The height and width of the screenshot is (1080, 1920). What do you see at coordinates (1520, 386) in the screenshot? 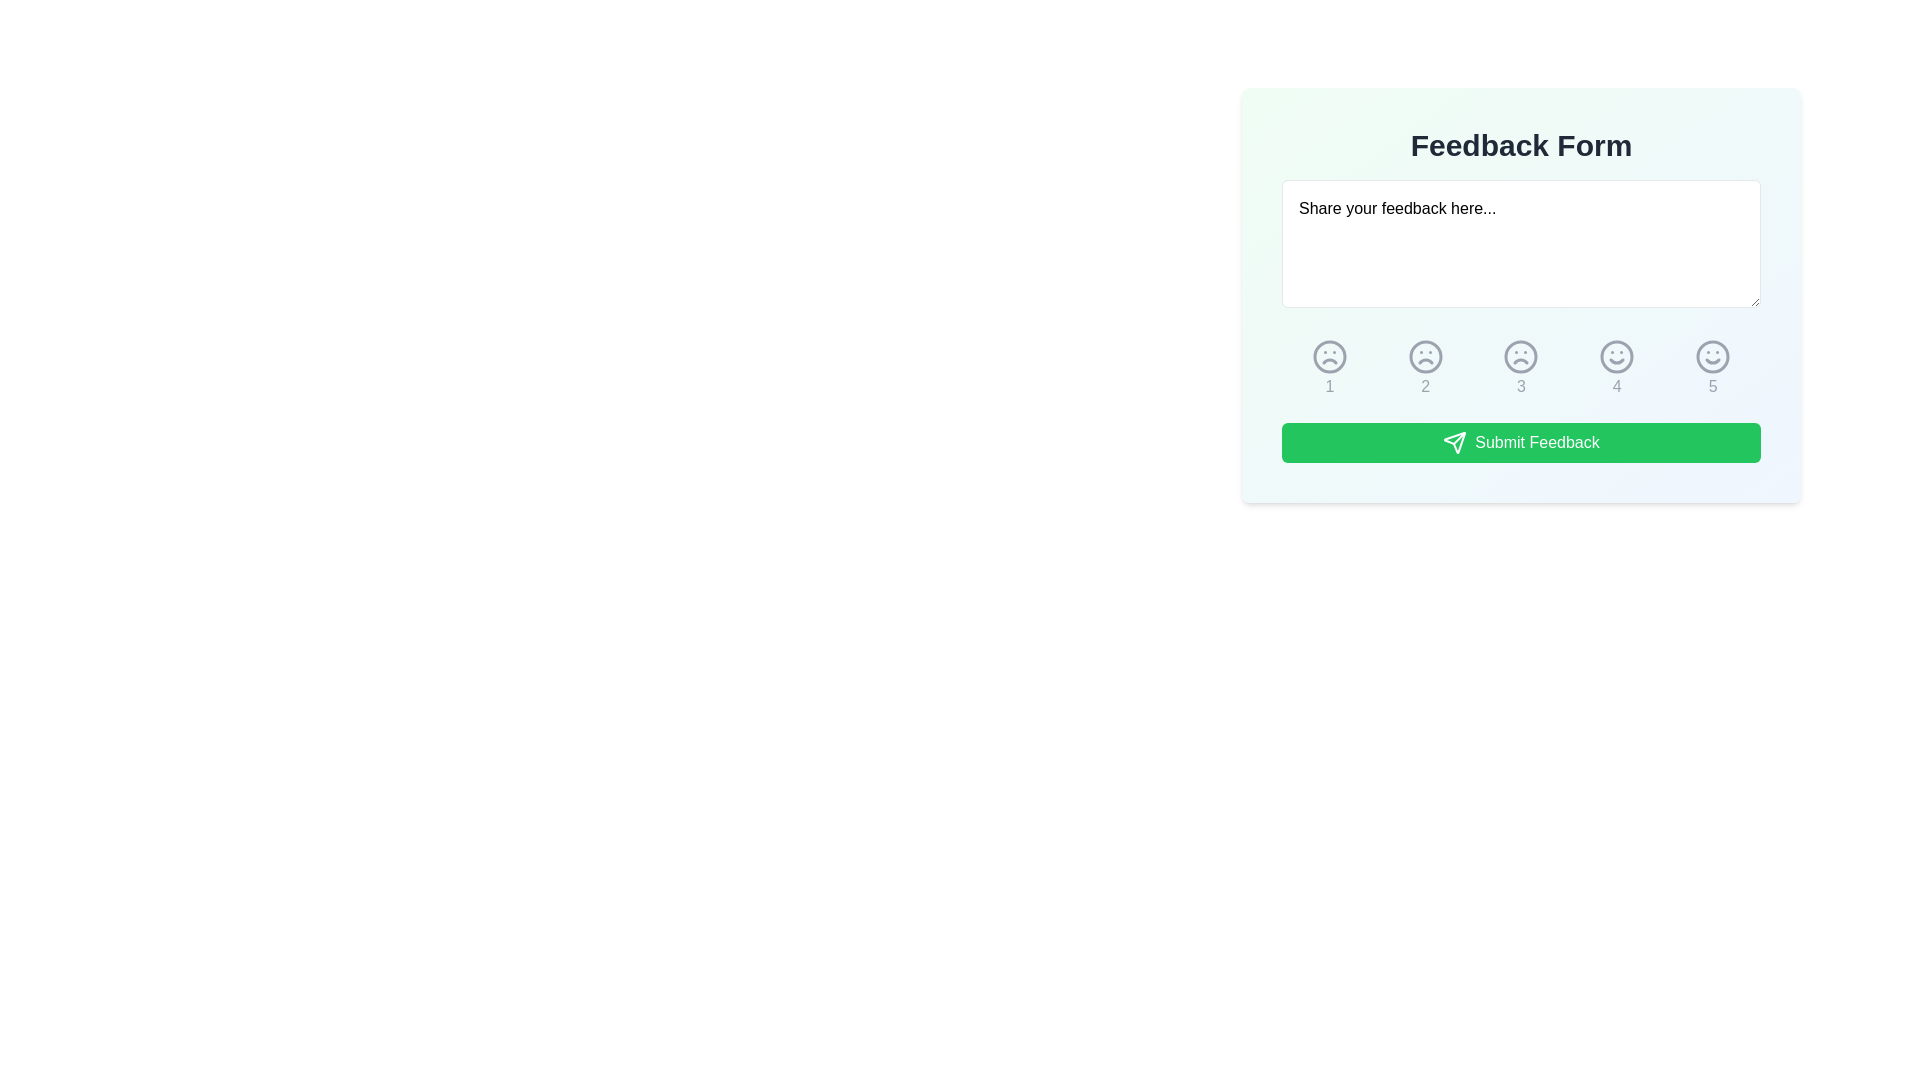
I see `the static text label displaying the numeral '3', which is positioned below a frown face icon and is part of a feedback options row` at bounding box center [1520, 386].